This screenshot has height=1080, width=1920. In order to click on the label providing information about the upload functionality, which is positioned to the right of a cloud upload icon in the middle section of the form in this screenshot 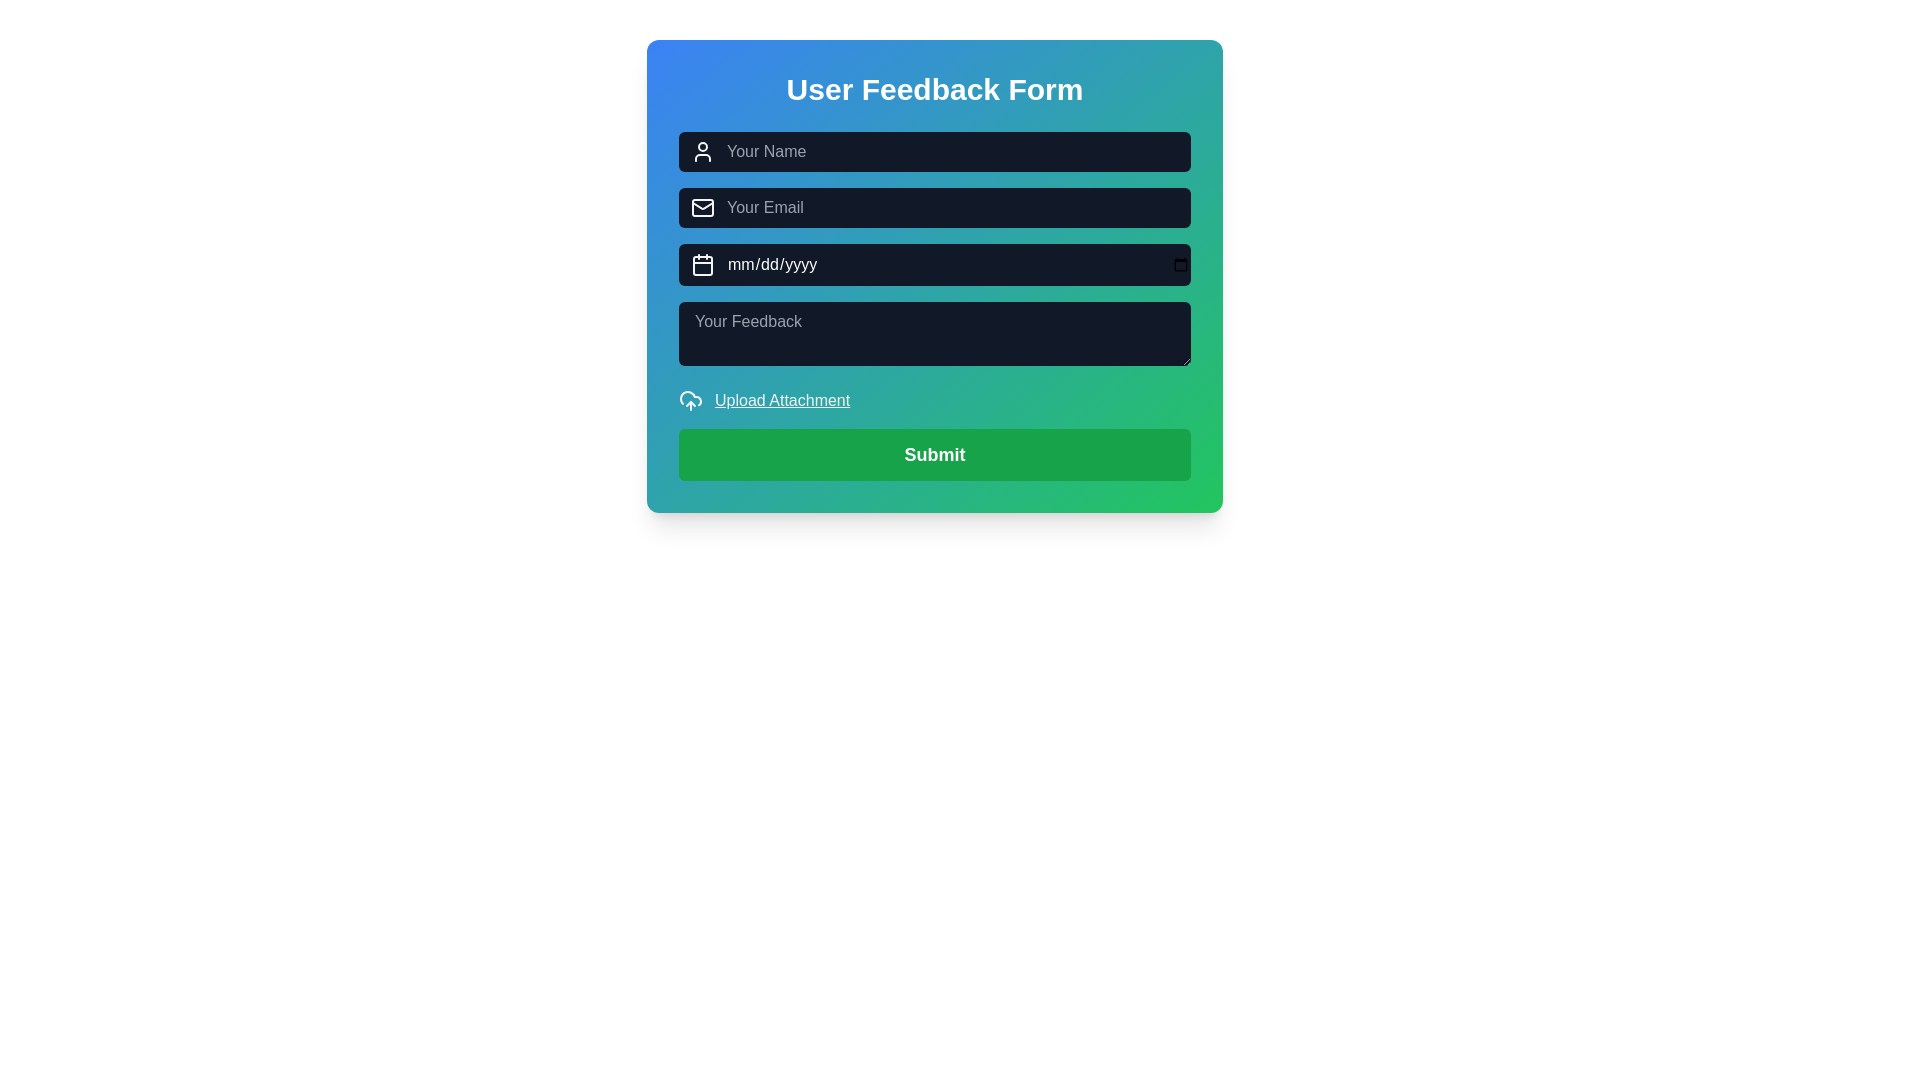, I will do `click(781, 401)`.